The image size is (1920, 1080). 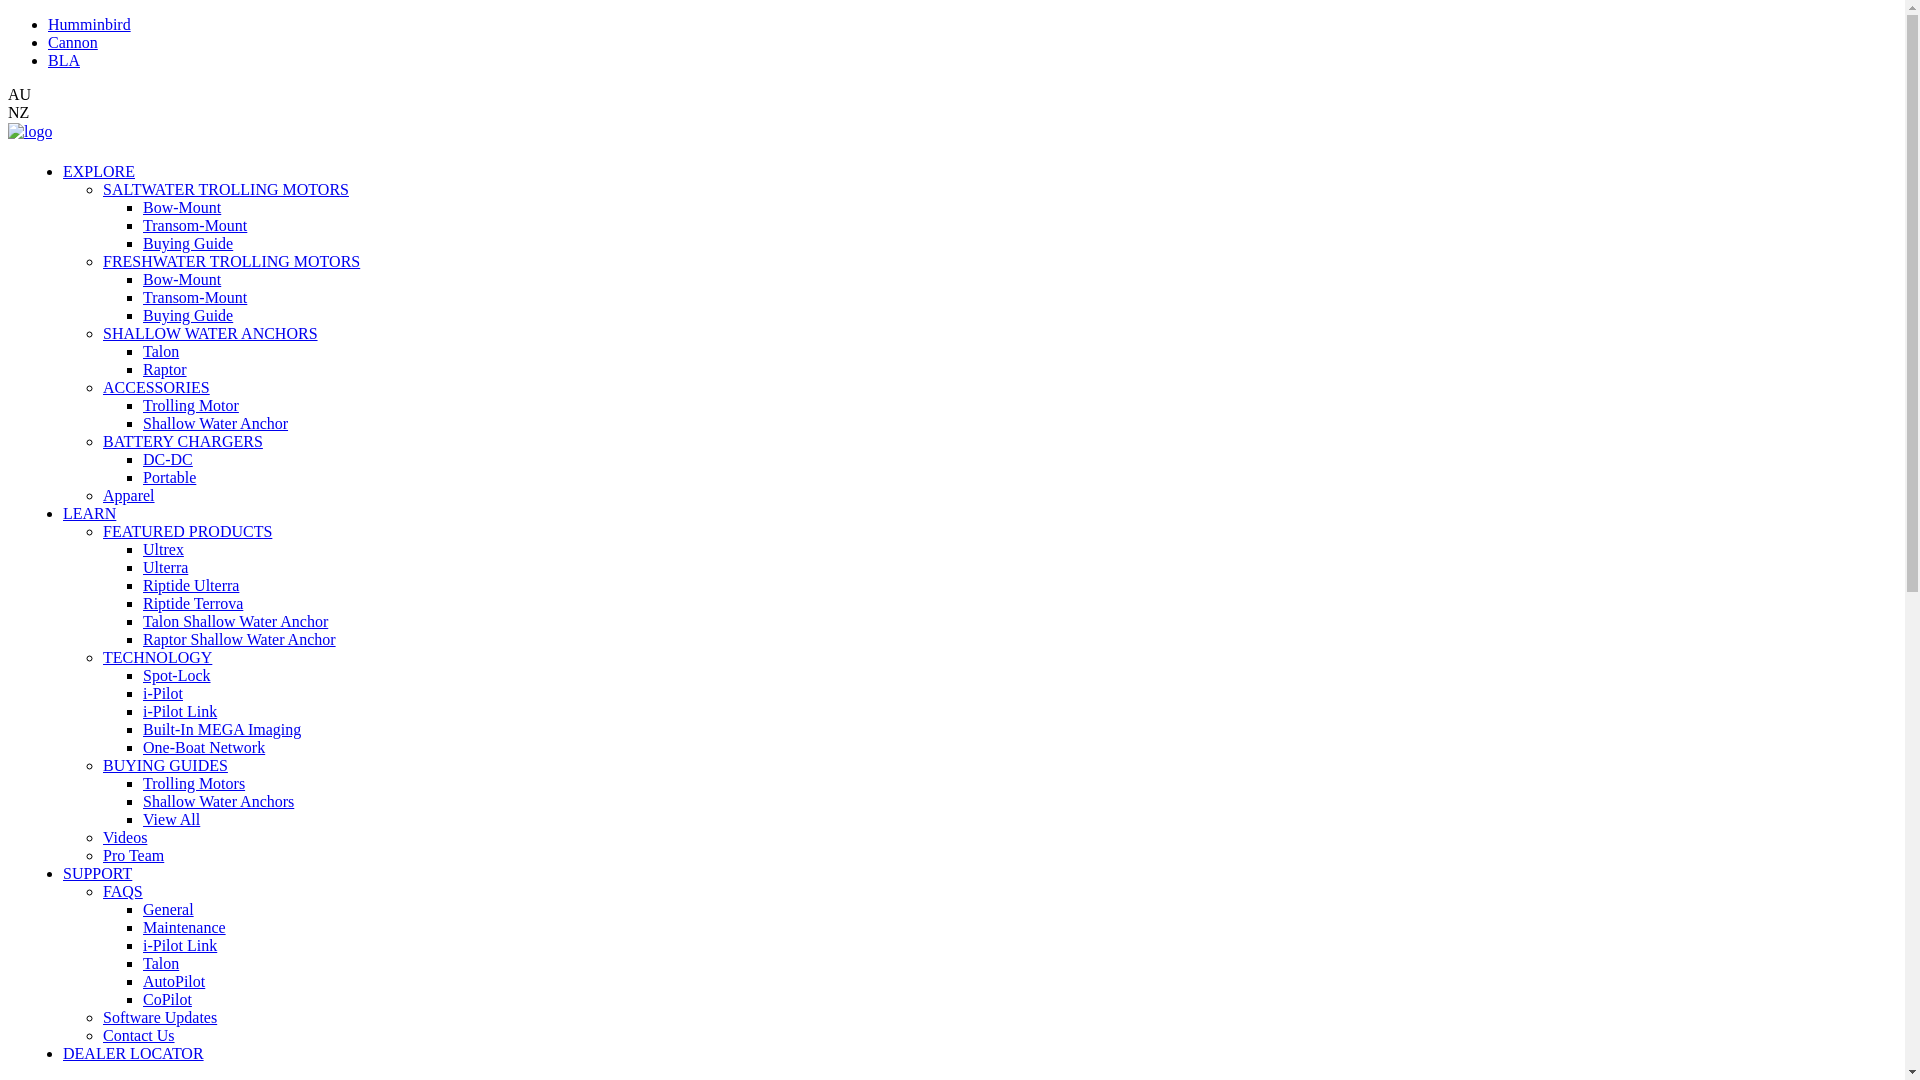 What do you see at coordinates (101, 260) in the screenshot?
I see `'FRESHWATER TROLLING MOTORS'` at bounding box center [101, 260].